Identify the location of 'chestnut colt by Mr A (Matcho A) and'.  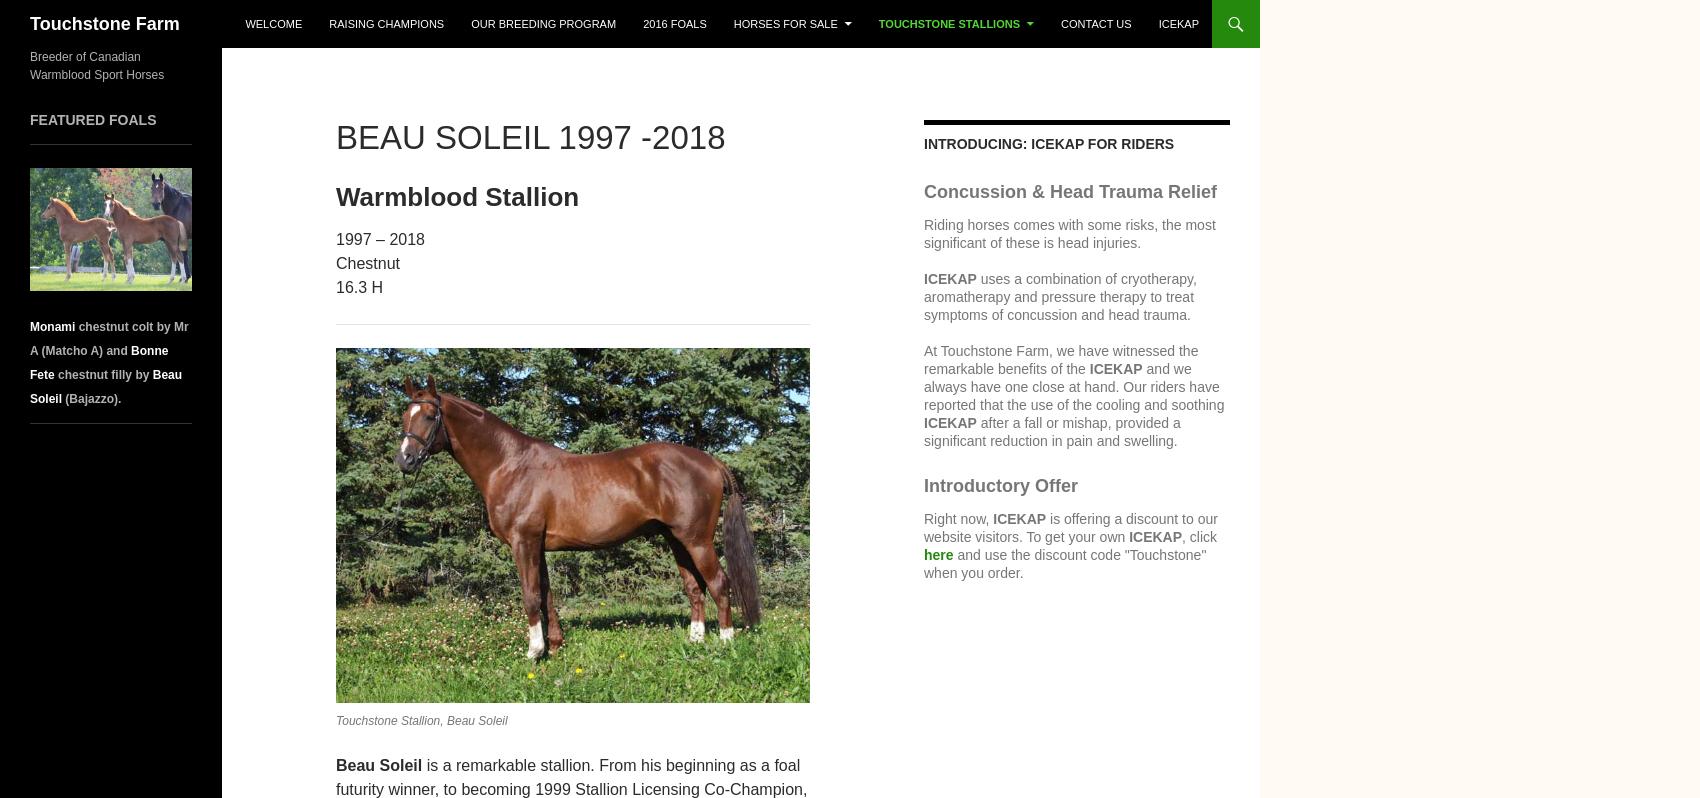
(107, 338).